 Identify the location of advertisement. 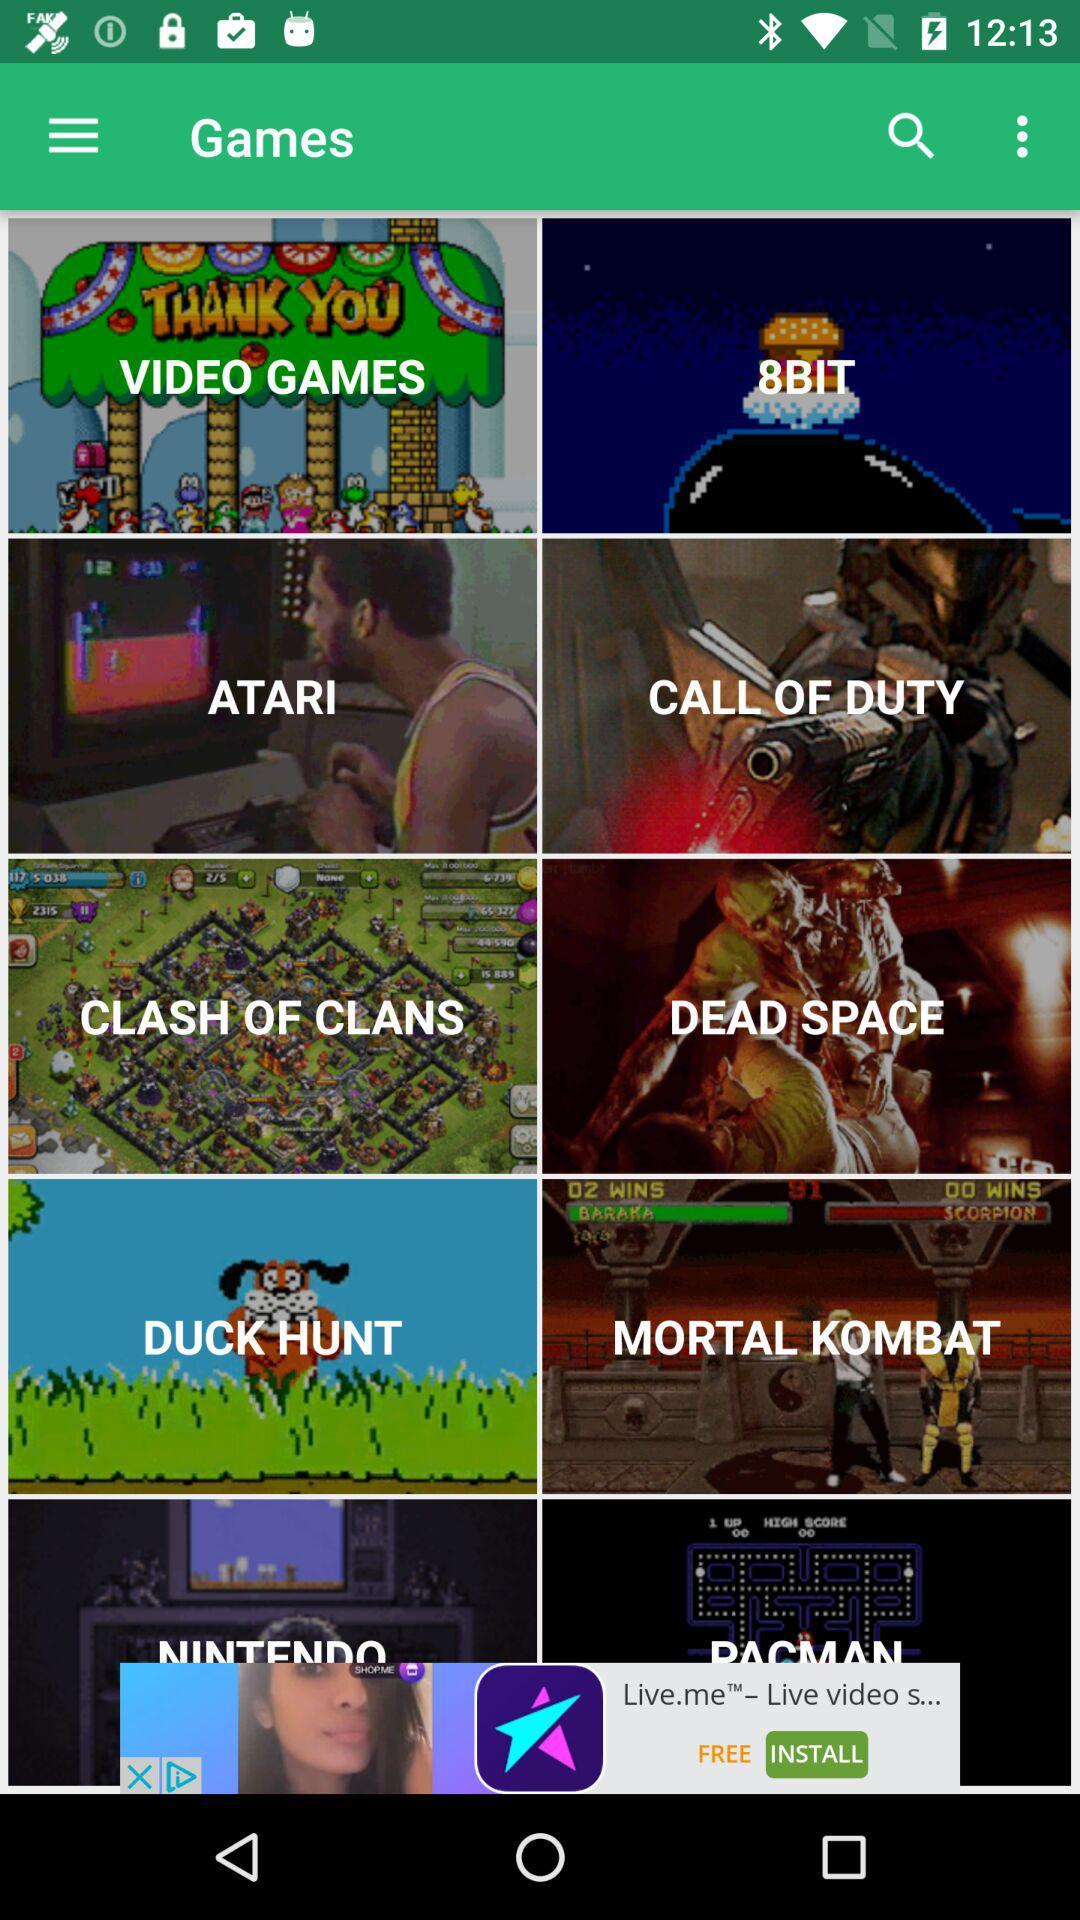
(540, 1727).